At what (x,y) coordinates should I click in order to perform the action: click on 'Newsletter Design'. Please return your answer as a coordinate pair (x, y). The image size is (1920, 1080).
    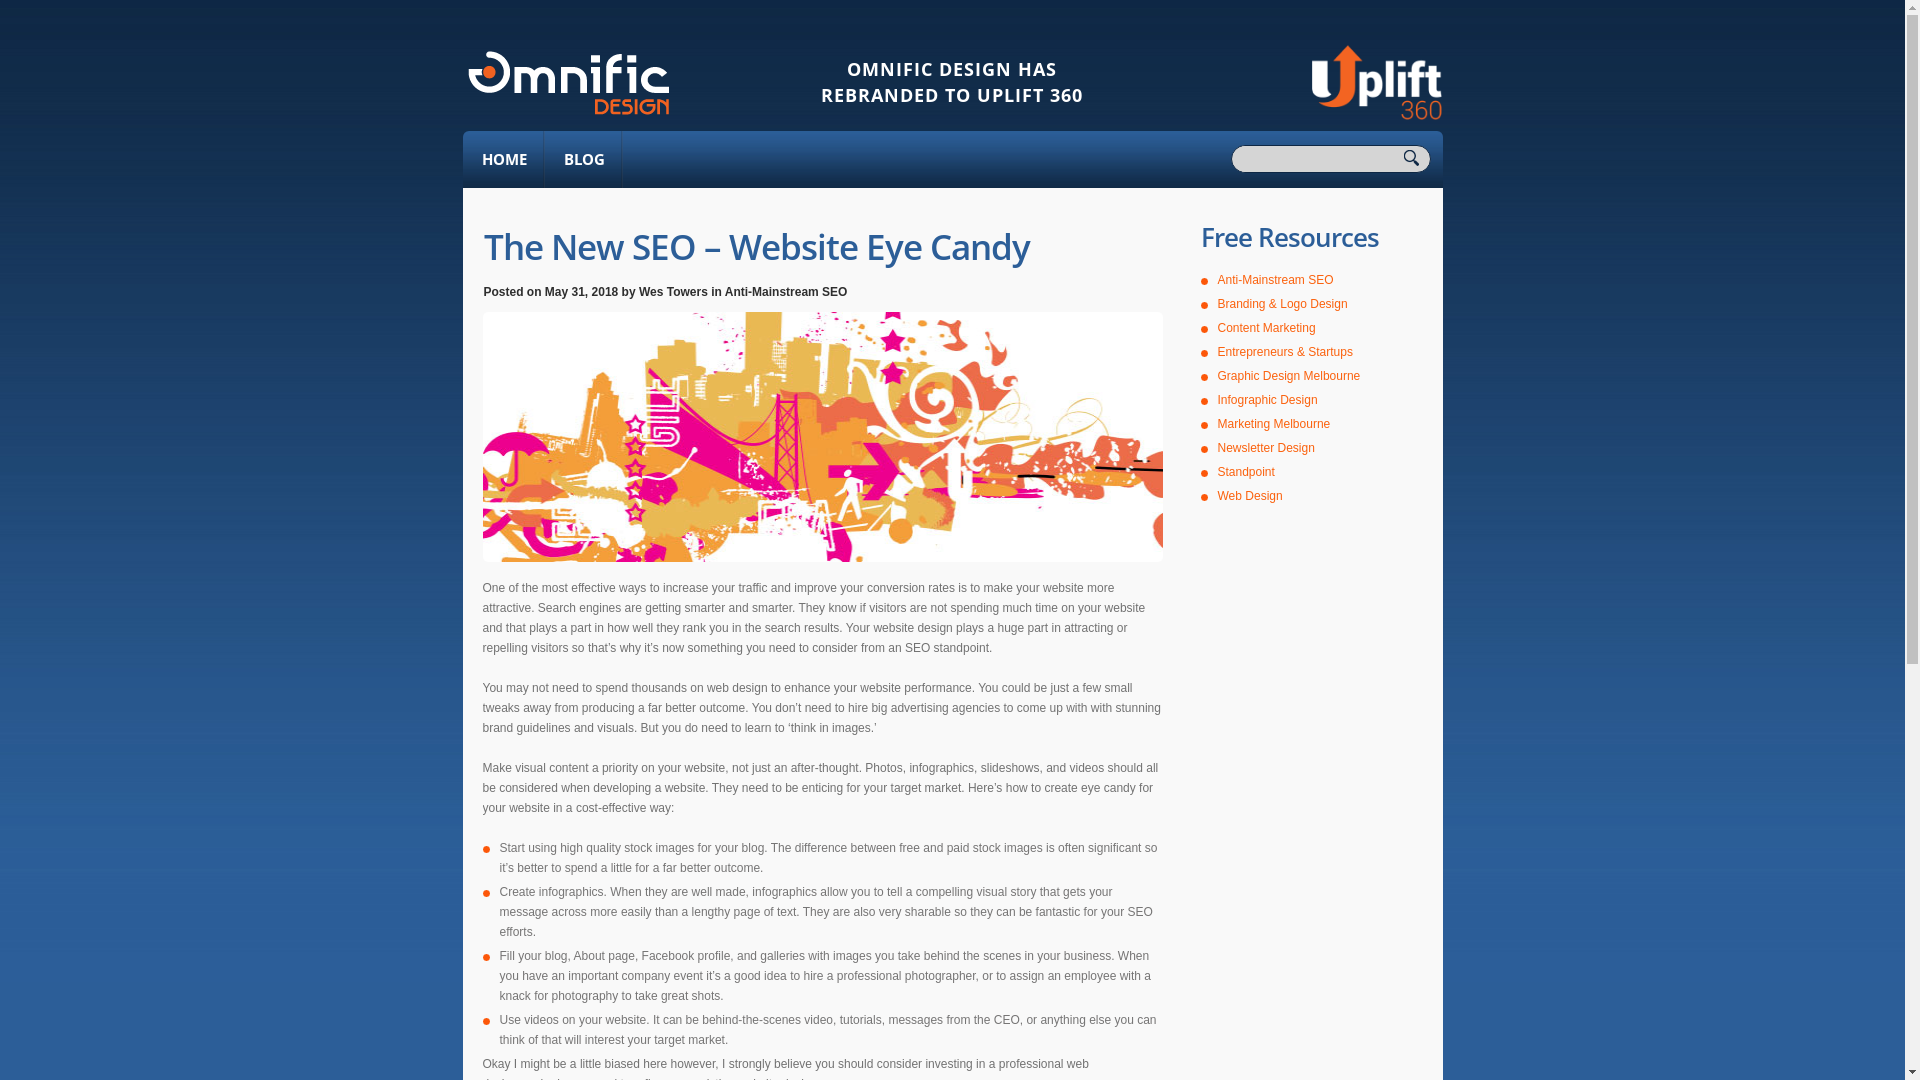
    Looking at the image, I should click on (1265, 446).